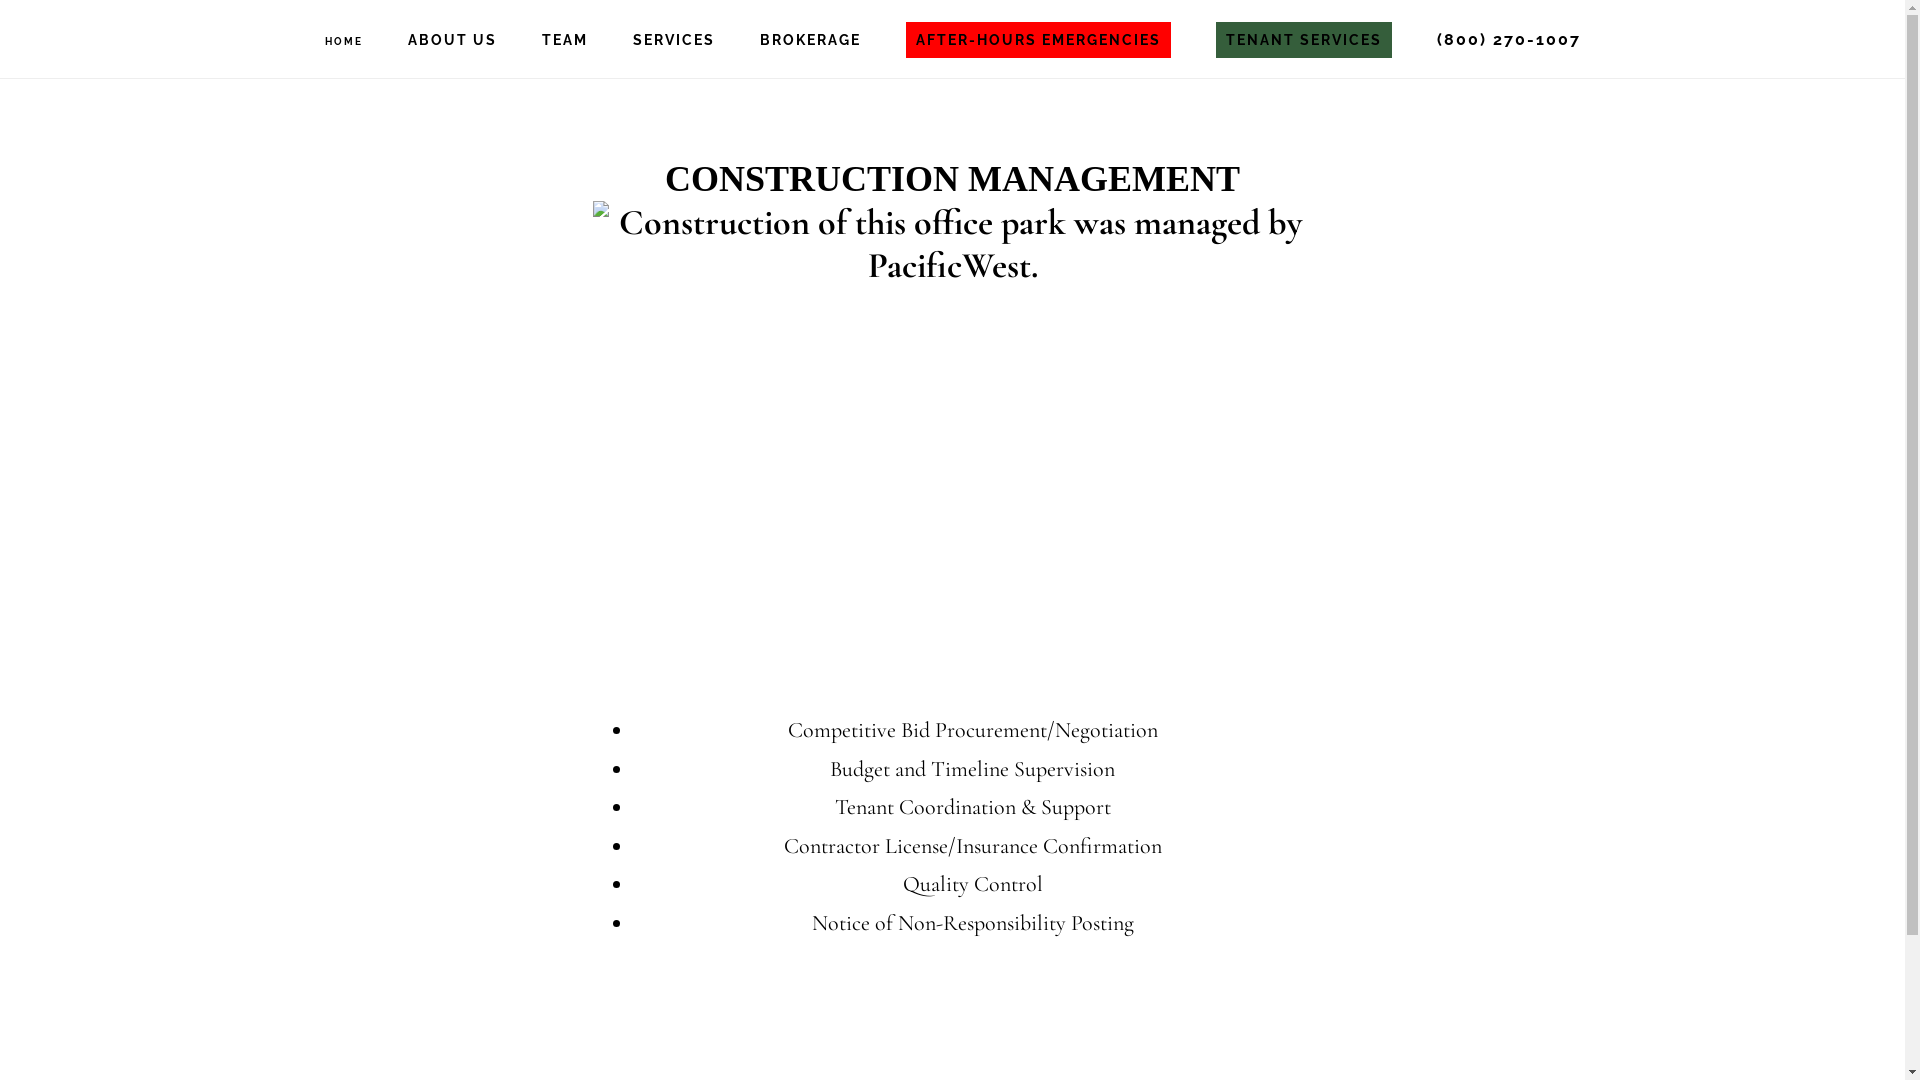 Image resolution: width=1920 pixels, height=1080 pixels. Describe the element at coordinates (342, 42) in the screenshot. I see `'HOME'` at that location.